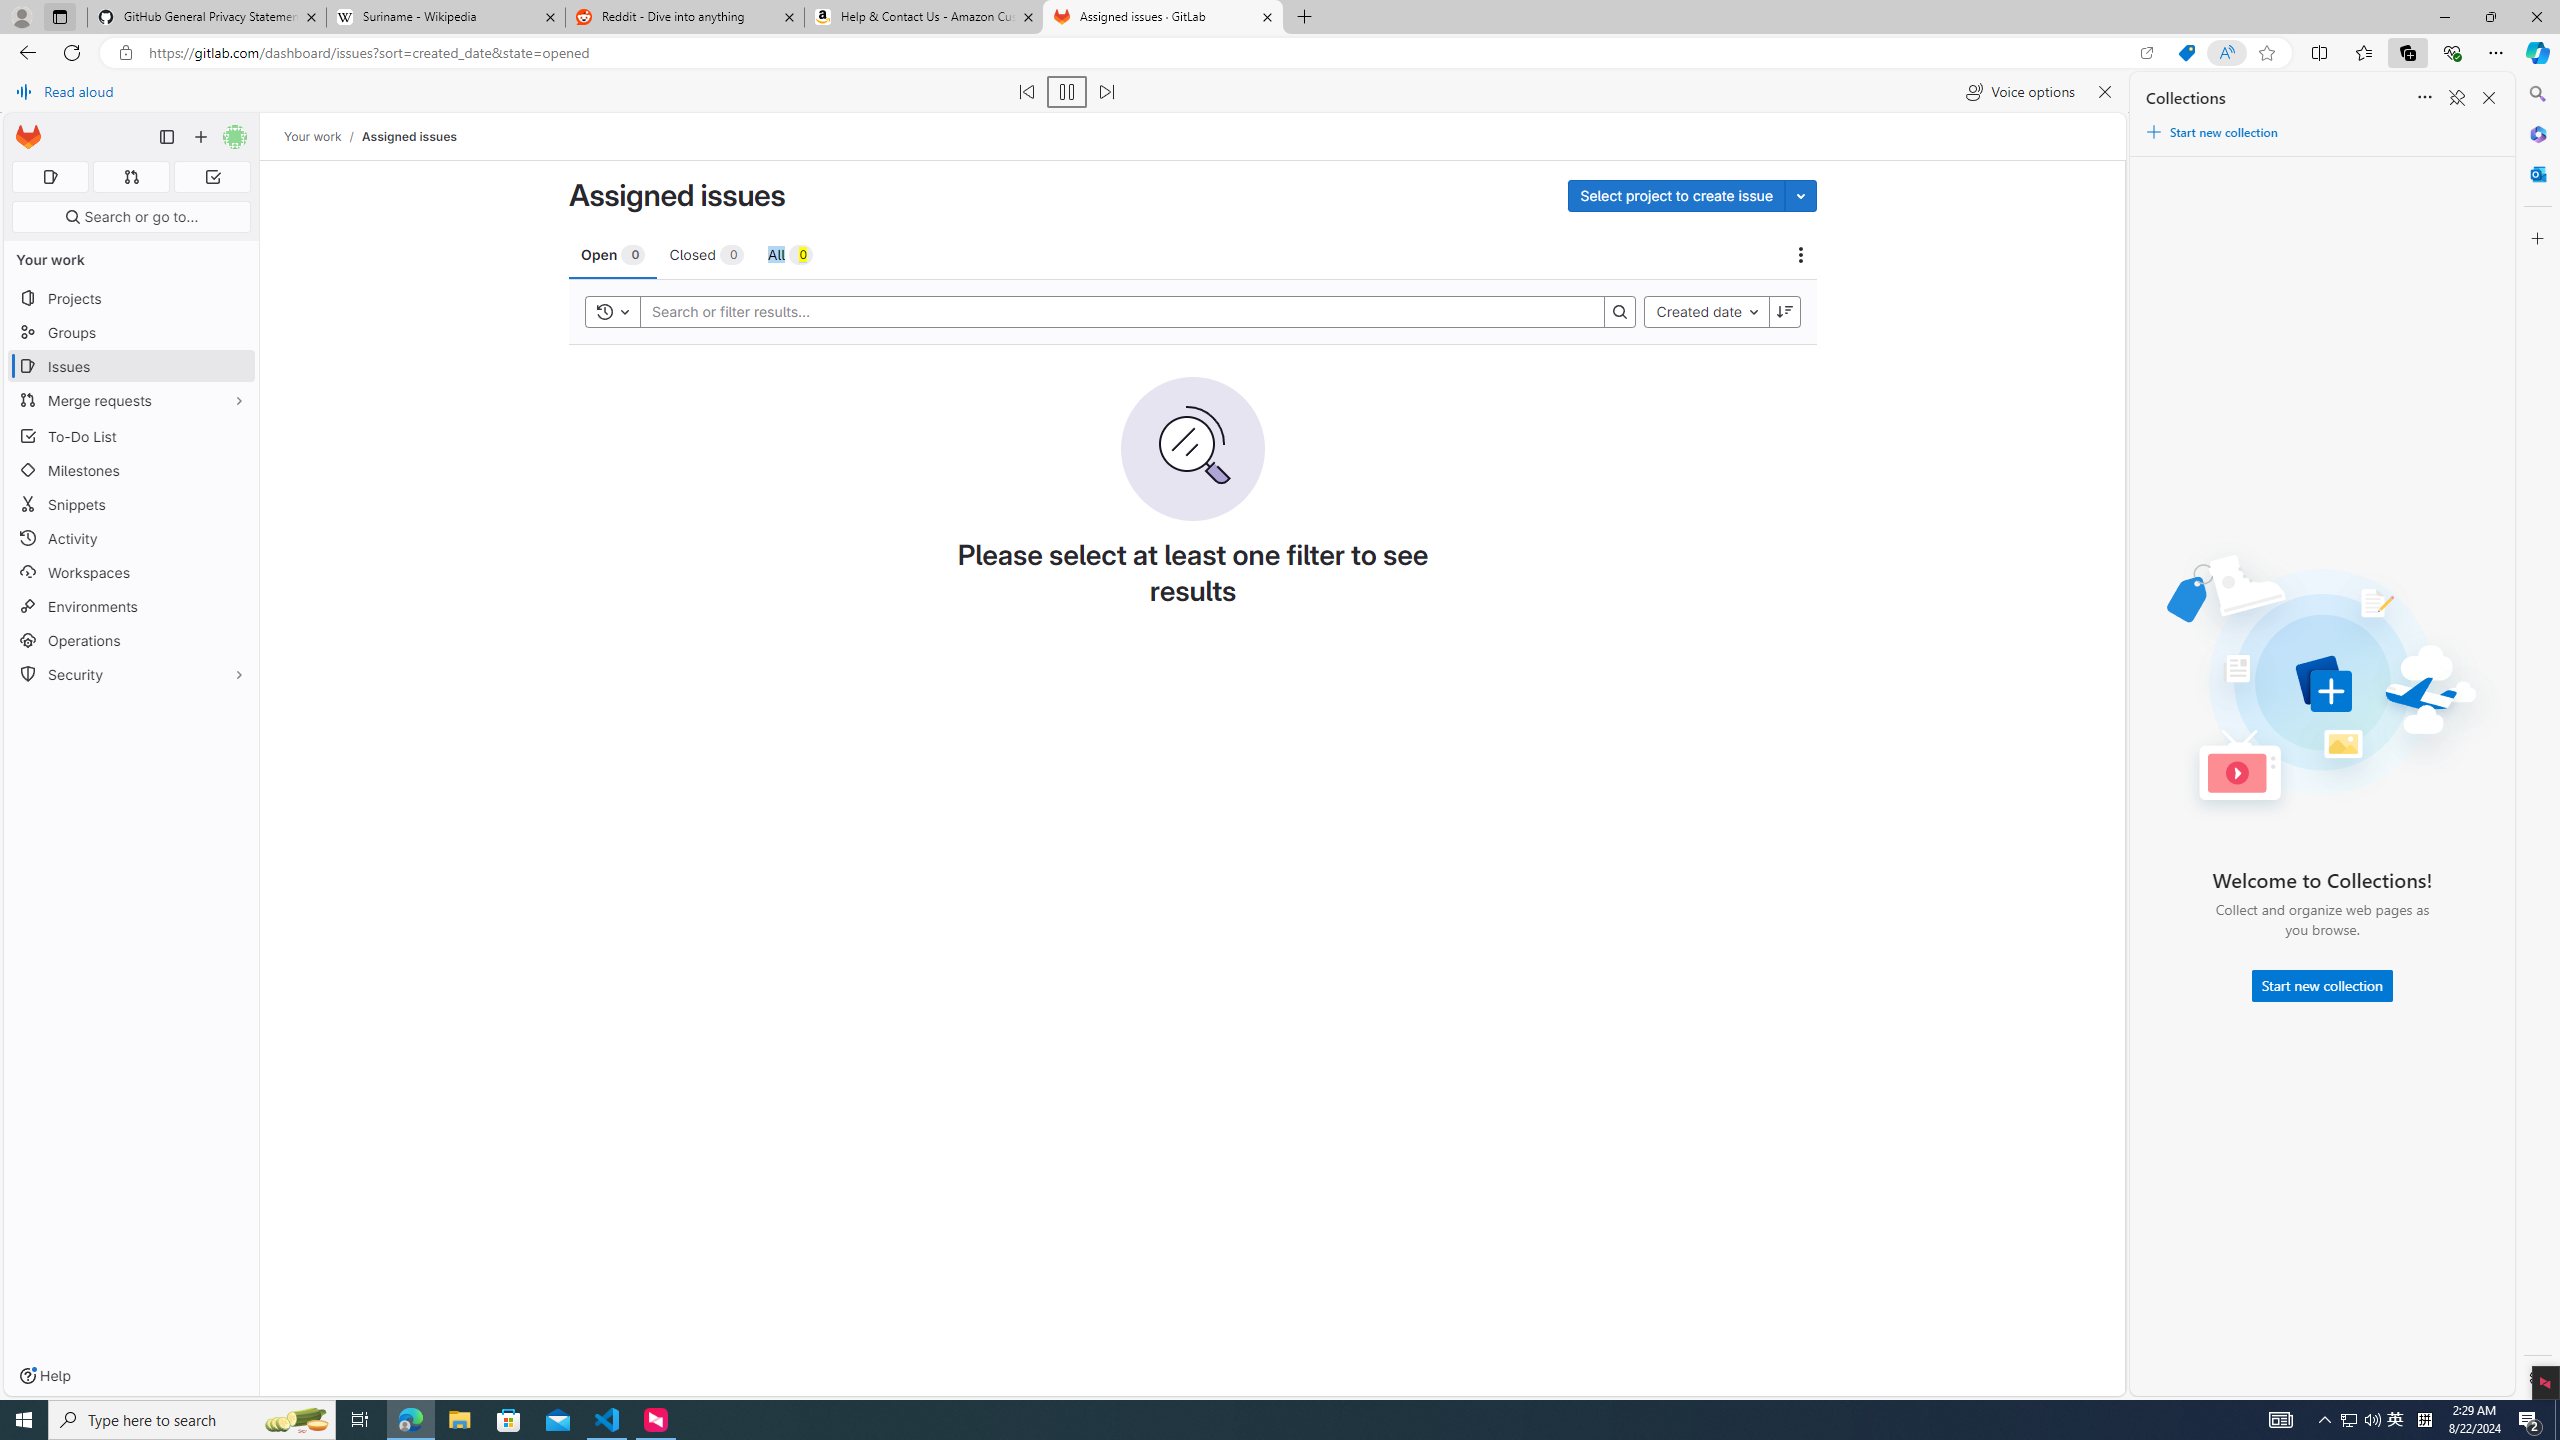  I want to click on 'Toggle history', so click(612, 310).